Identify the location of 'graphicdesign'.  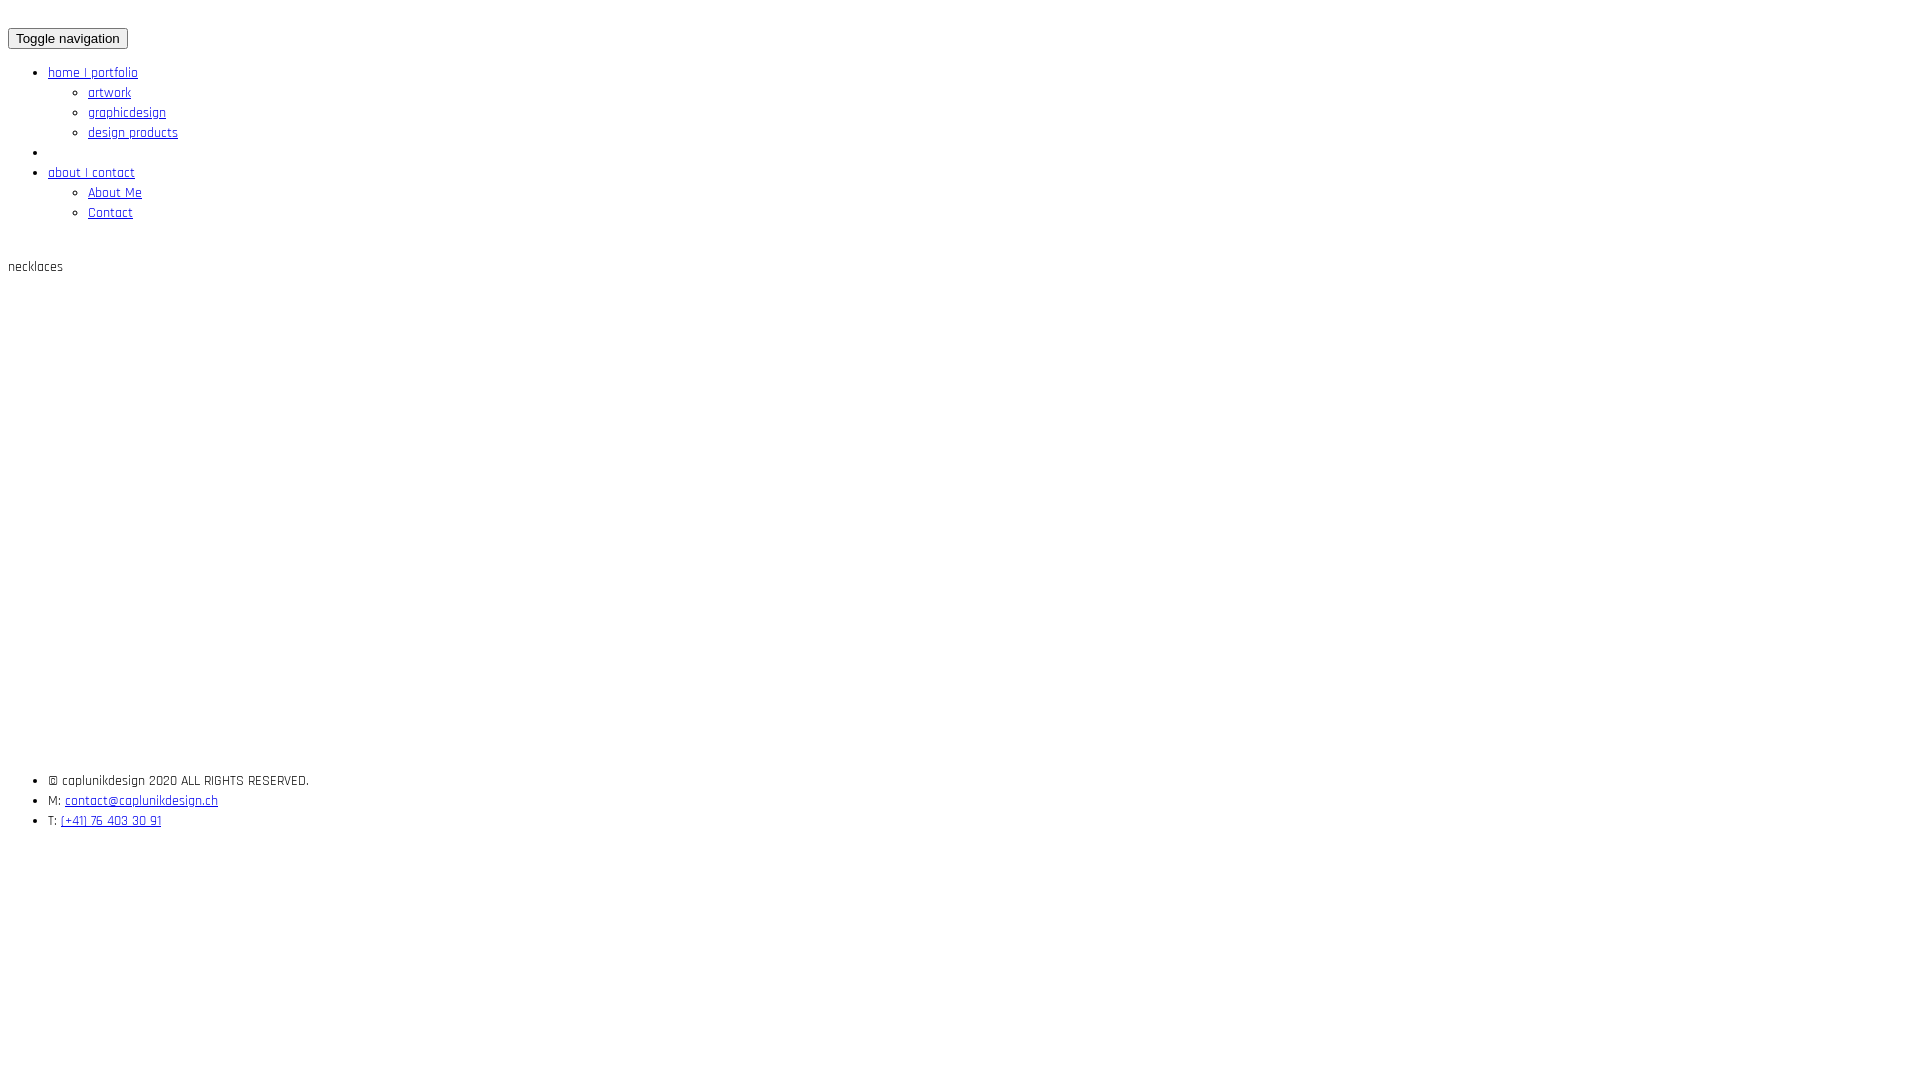
(125, 112).